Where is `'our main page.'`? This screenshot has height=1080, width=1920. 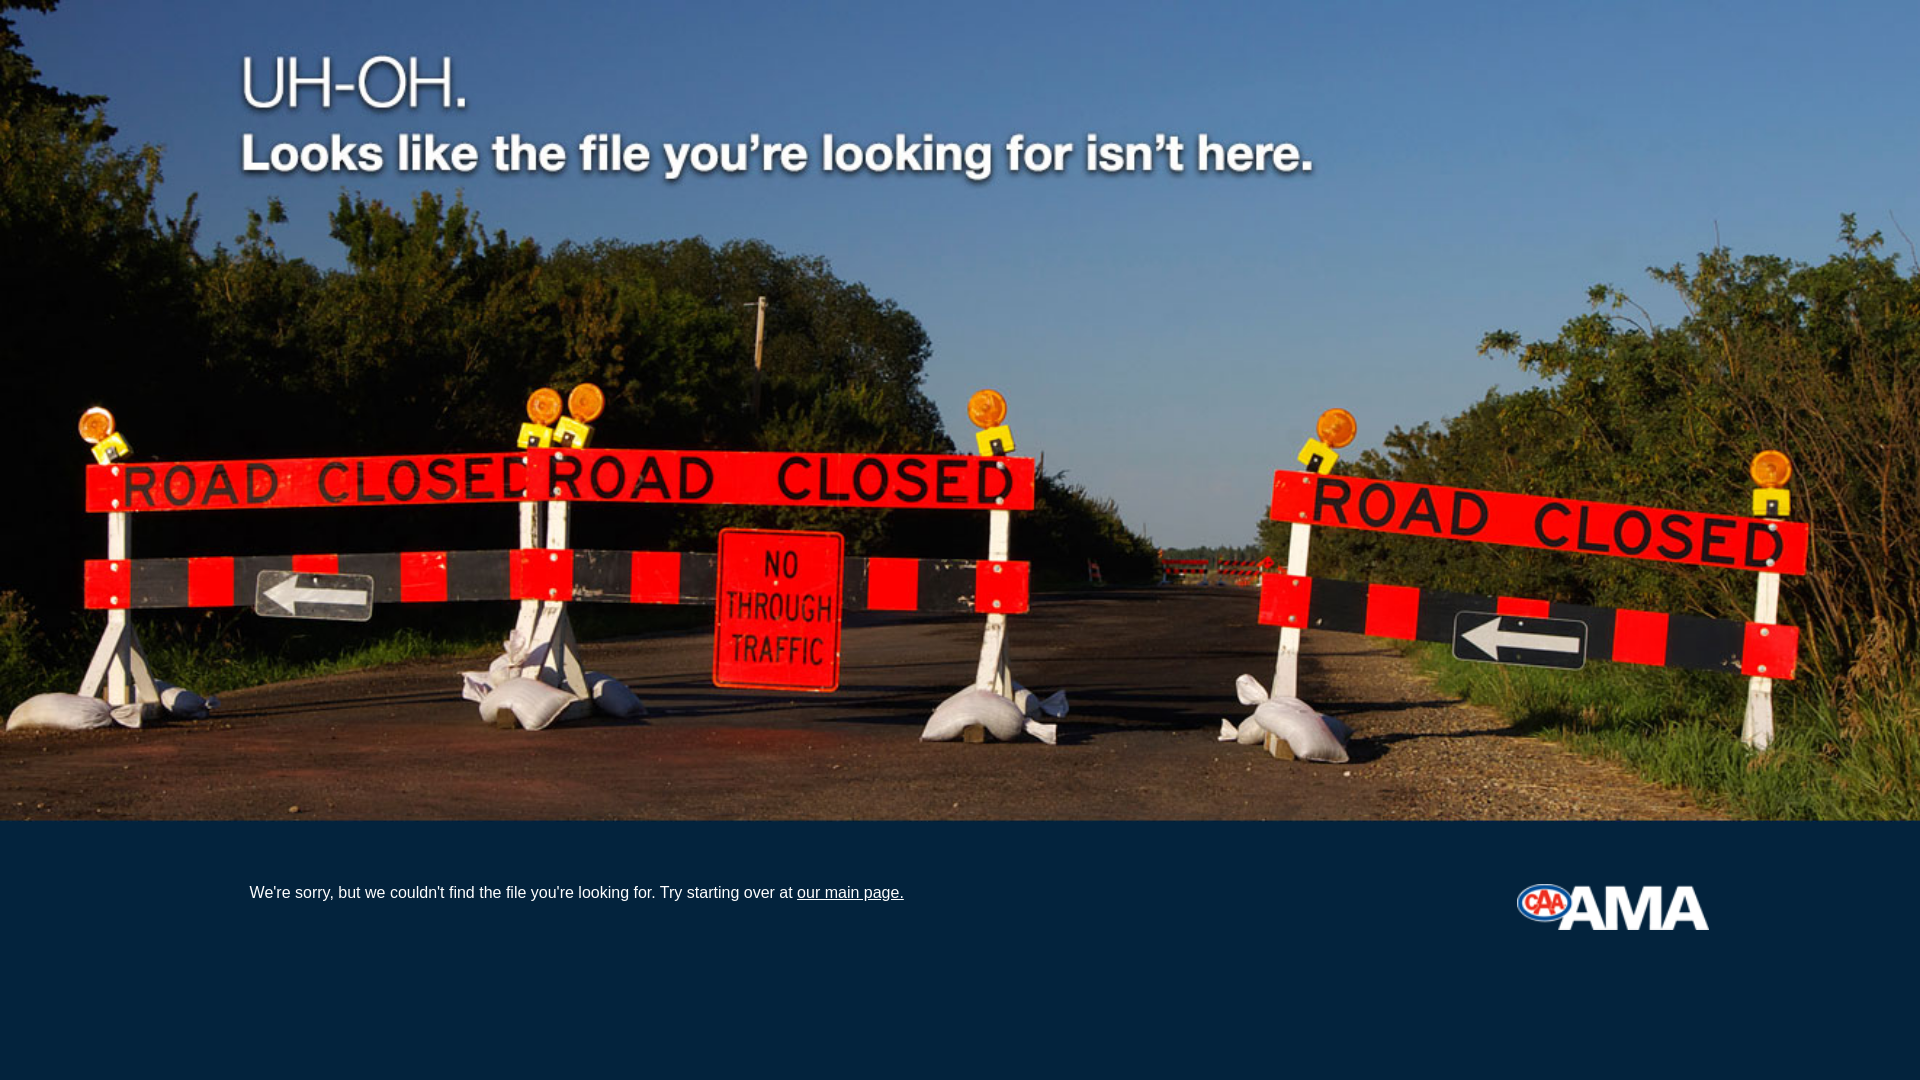
'our main page.' is located at coordinates (795, 891).